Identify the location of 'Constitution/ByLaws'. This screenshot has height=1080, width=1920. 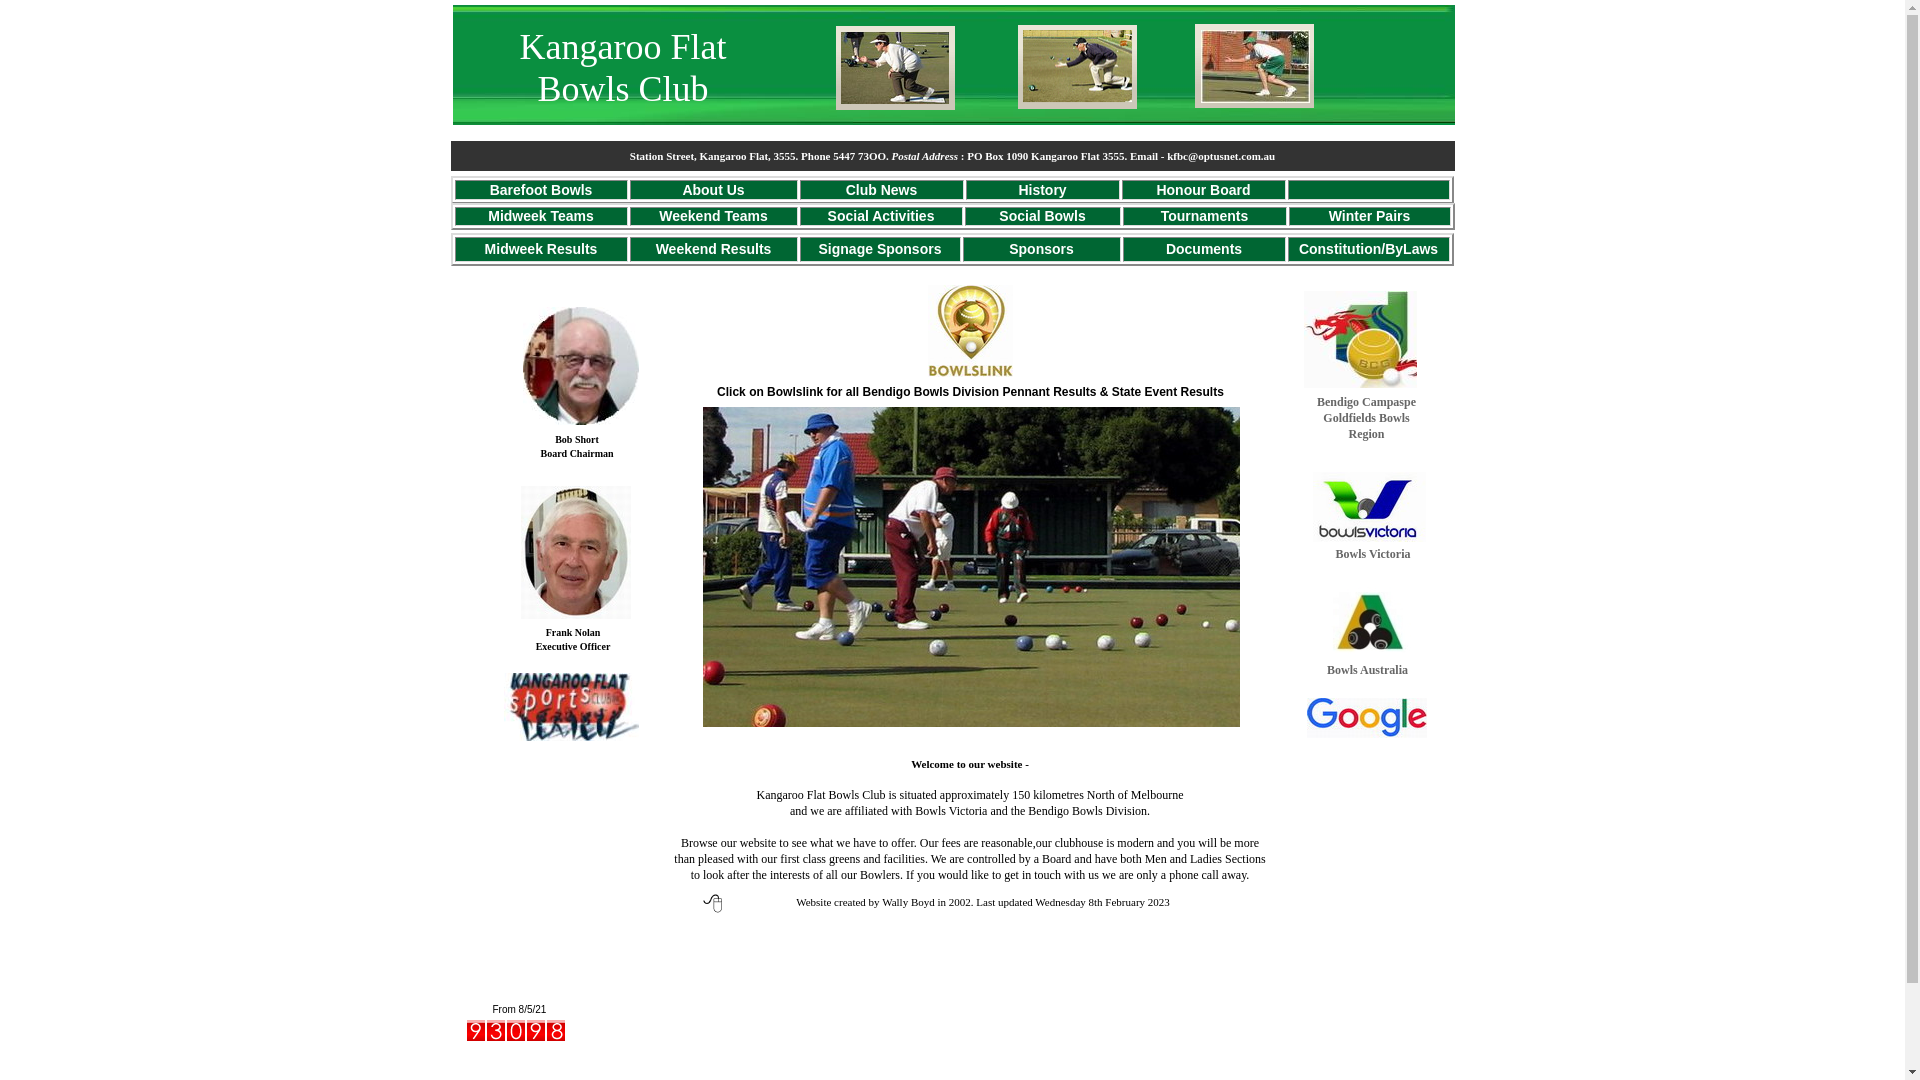
(1367, 247).